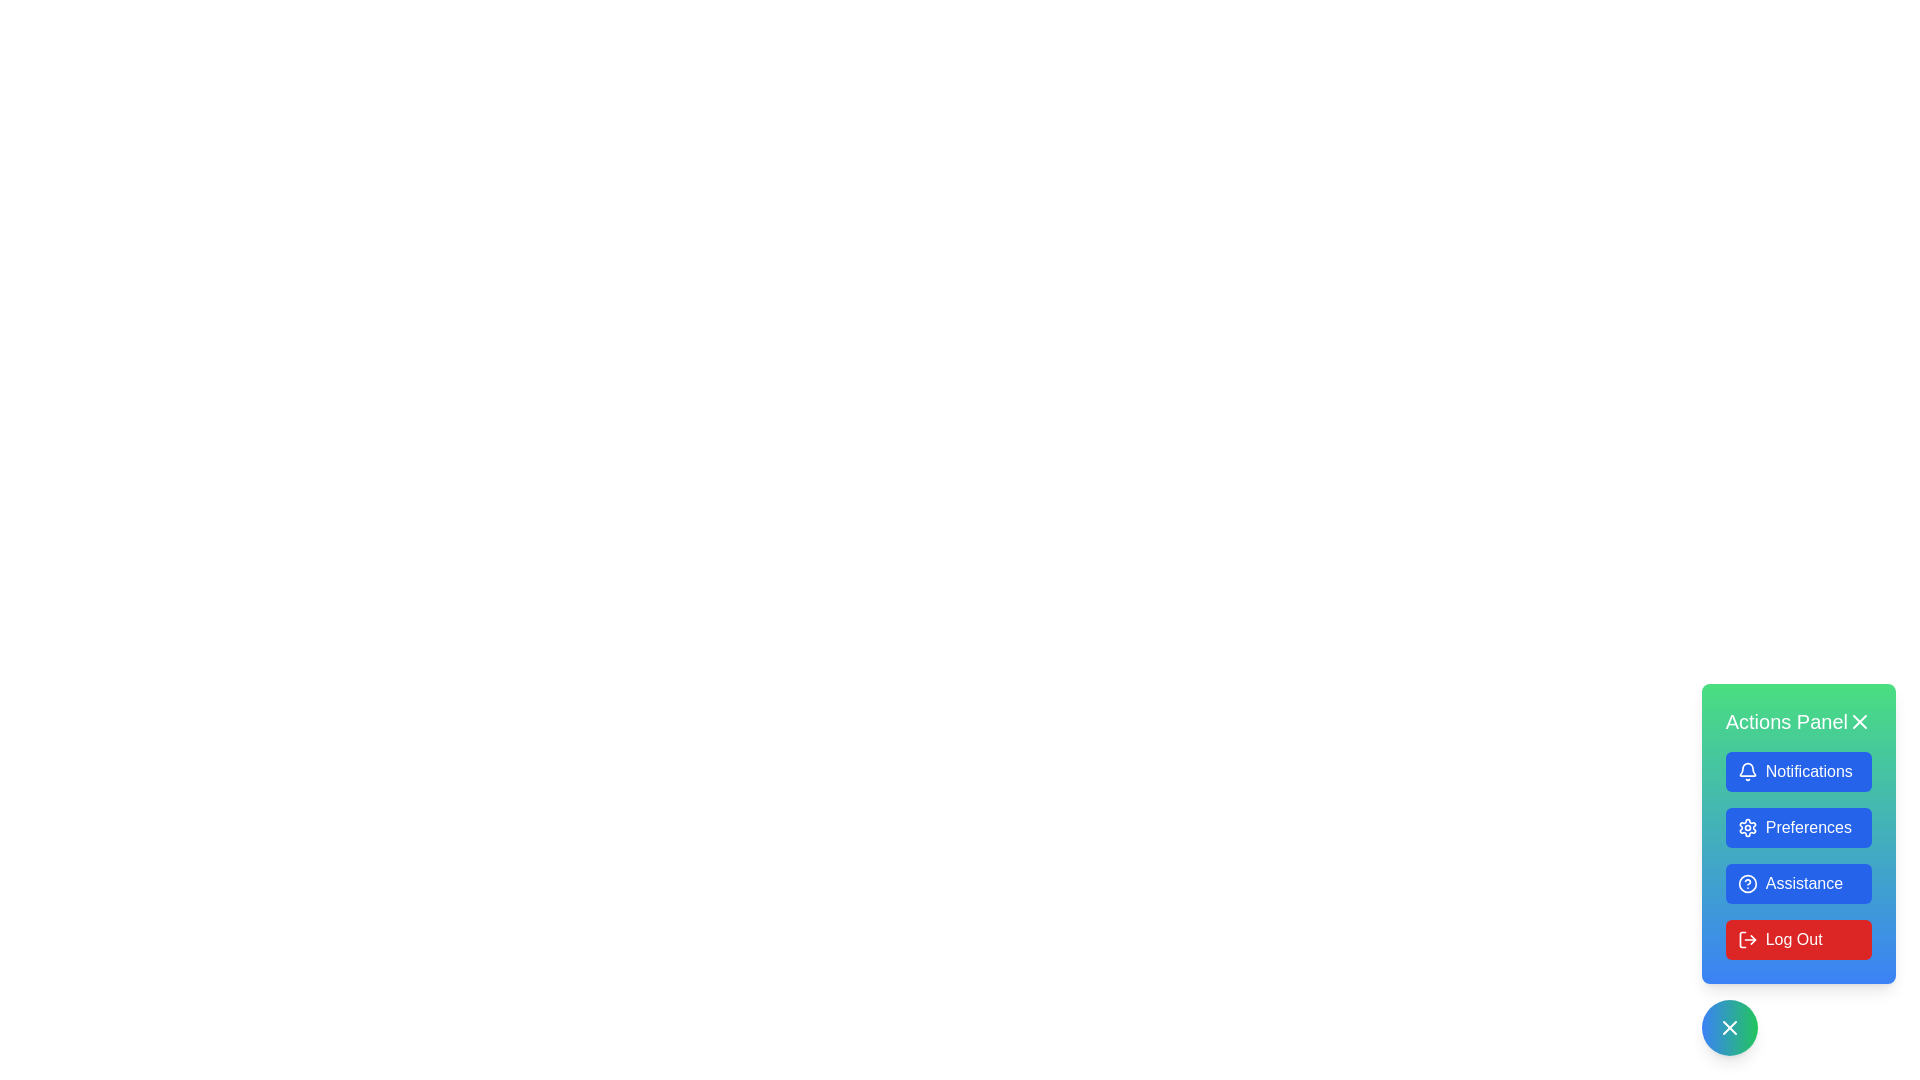 Image resolution: width=1920 pixels, height=1080 pixels. What do you see at coordinates (1746, 940) in the screenshot?
I see `the small rectangular log-out icon styled as an arrow exiting a box, located to the left of the 'Log Out' button text` at bounding box center [1746, 940].